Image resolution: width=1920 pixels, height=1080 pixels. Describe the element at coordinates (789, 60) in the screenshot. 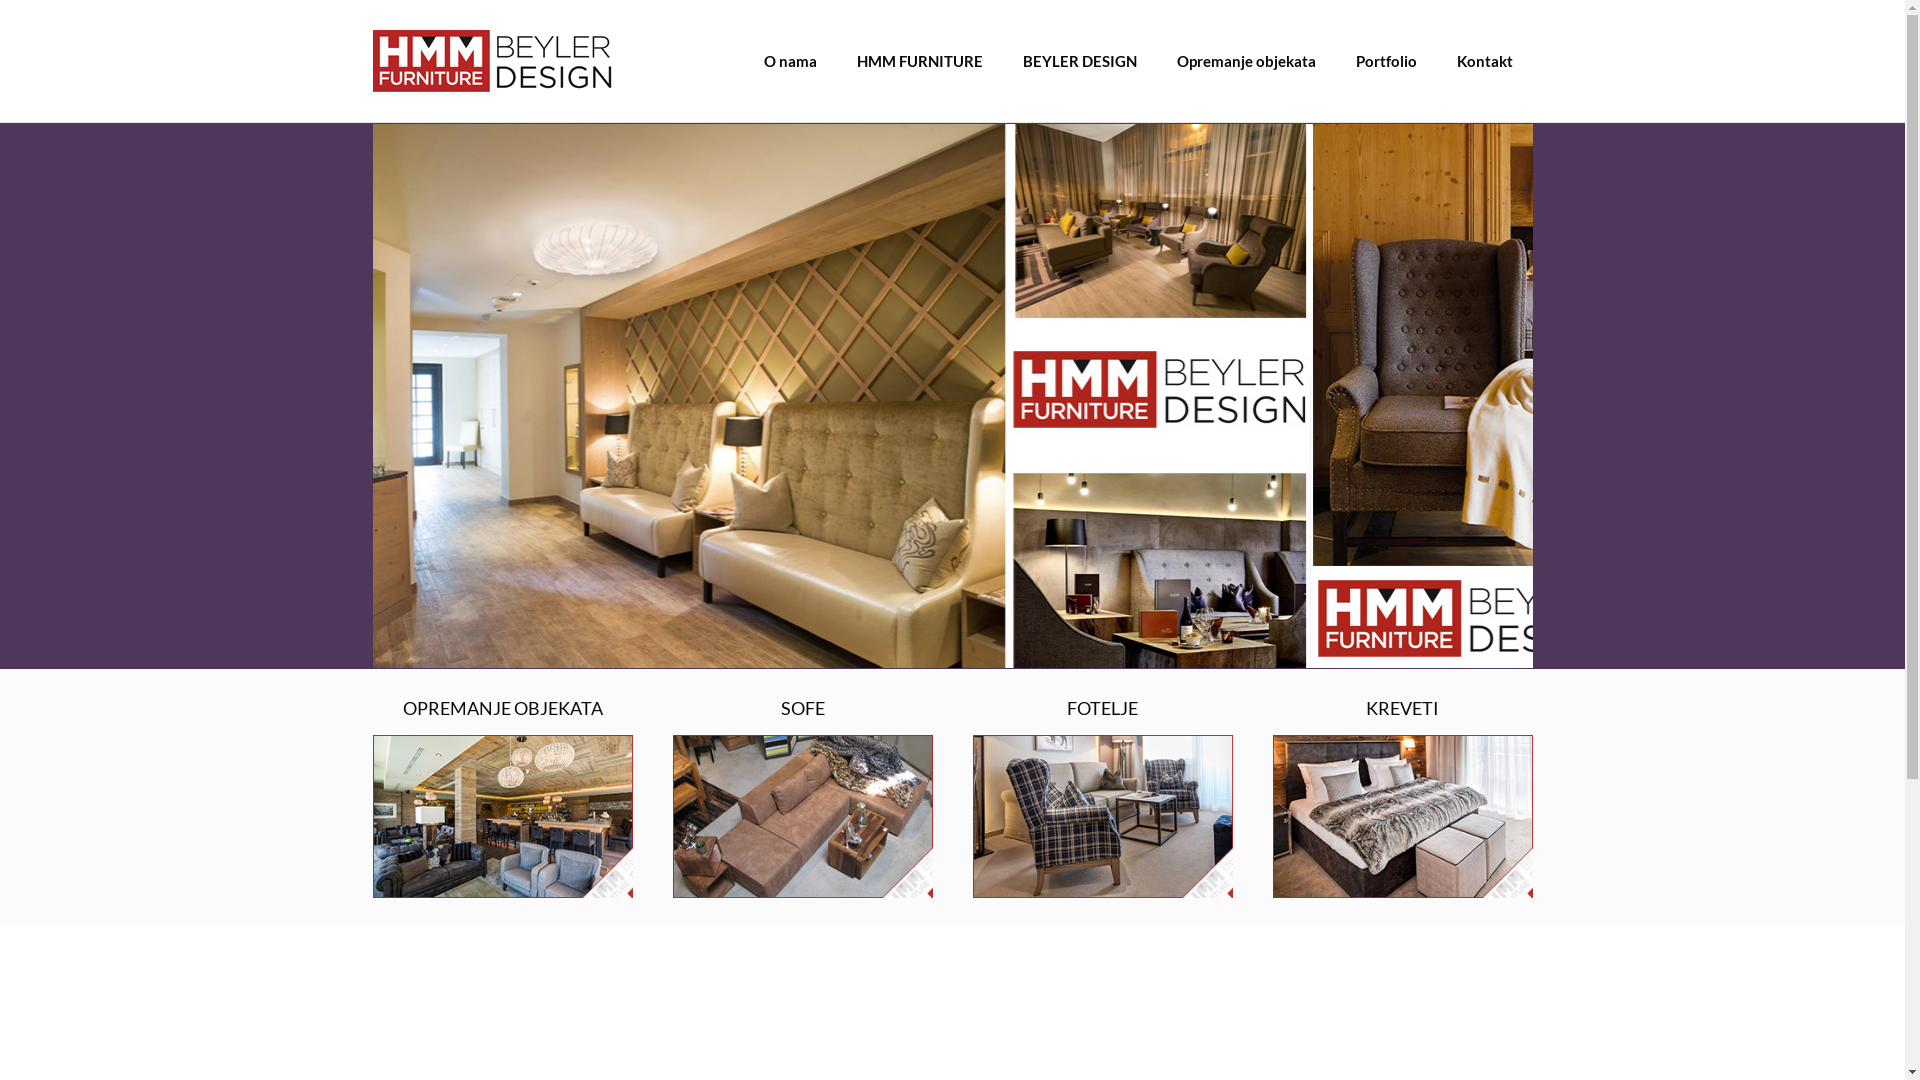

I see `'O nama'` at that location.